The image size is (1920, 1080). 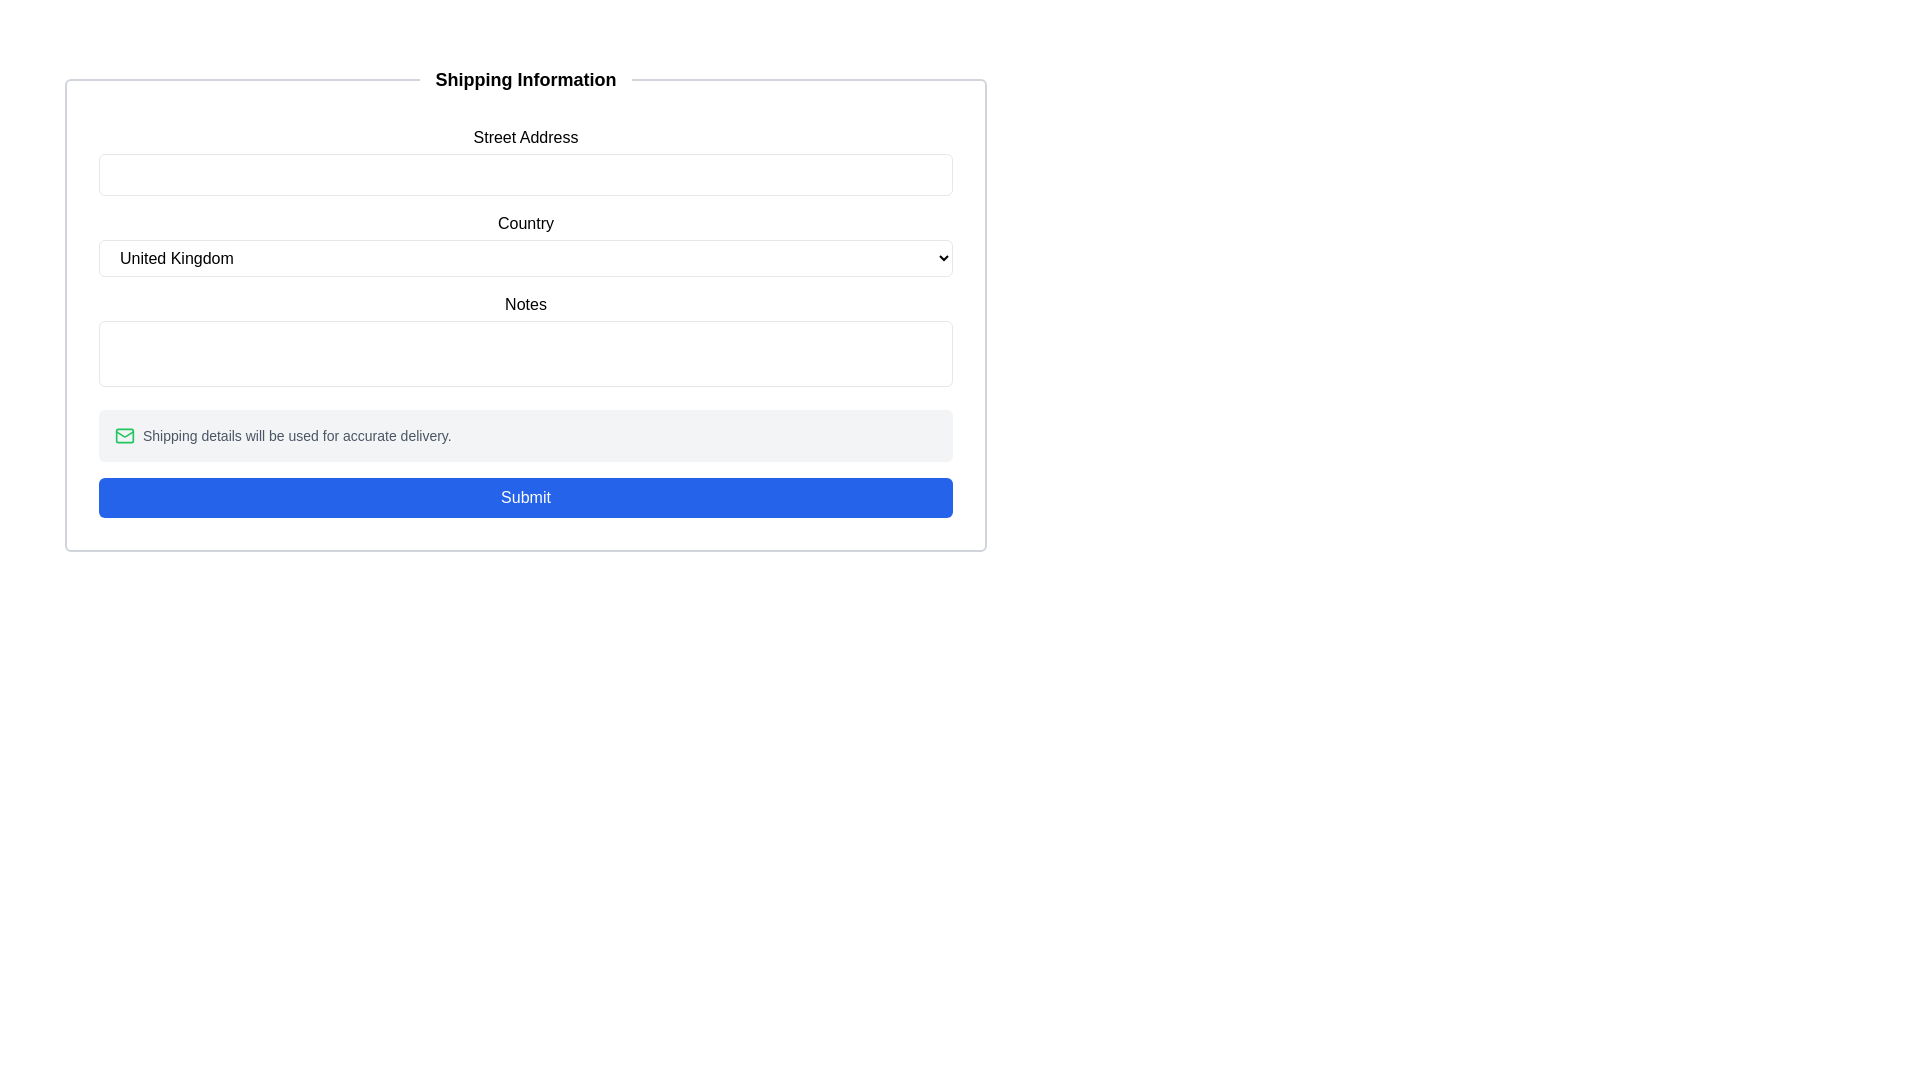 I want to click on the submit button located at the bottom of the 'Shipping Information' section, so click(x=526, y=496).